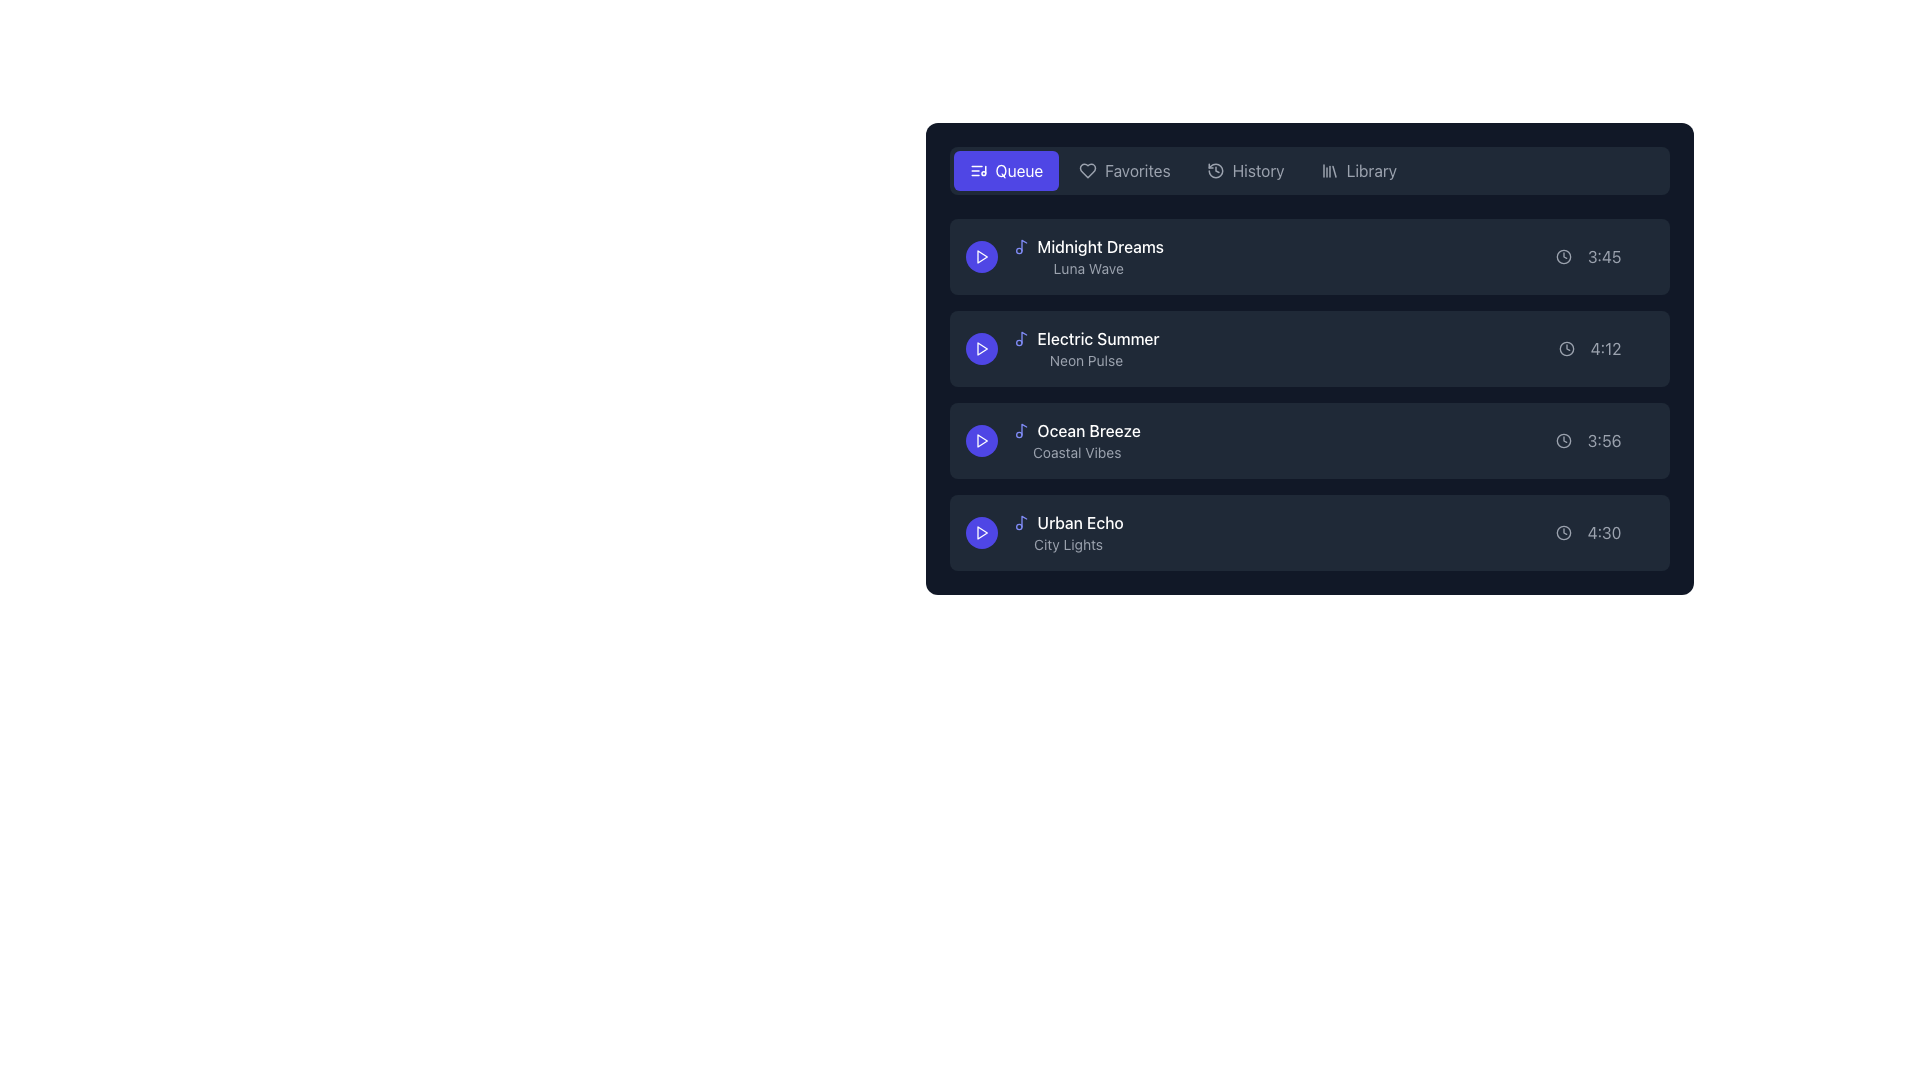 The width and height of the screenshot is (1920, 1080). What do you see at coordinates (1087, 169) in the screenshot?
I see `the heart icon representing the 'Favorites' feature in the navigation bar, located to the left of the text 'Favorites'` at bounding box center [1087, 169].